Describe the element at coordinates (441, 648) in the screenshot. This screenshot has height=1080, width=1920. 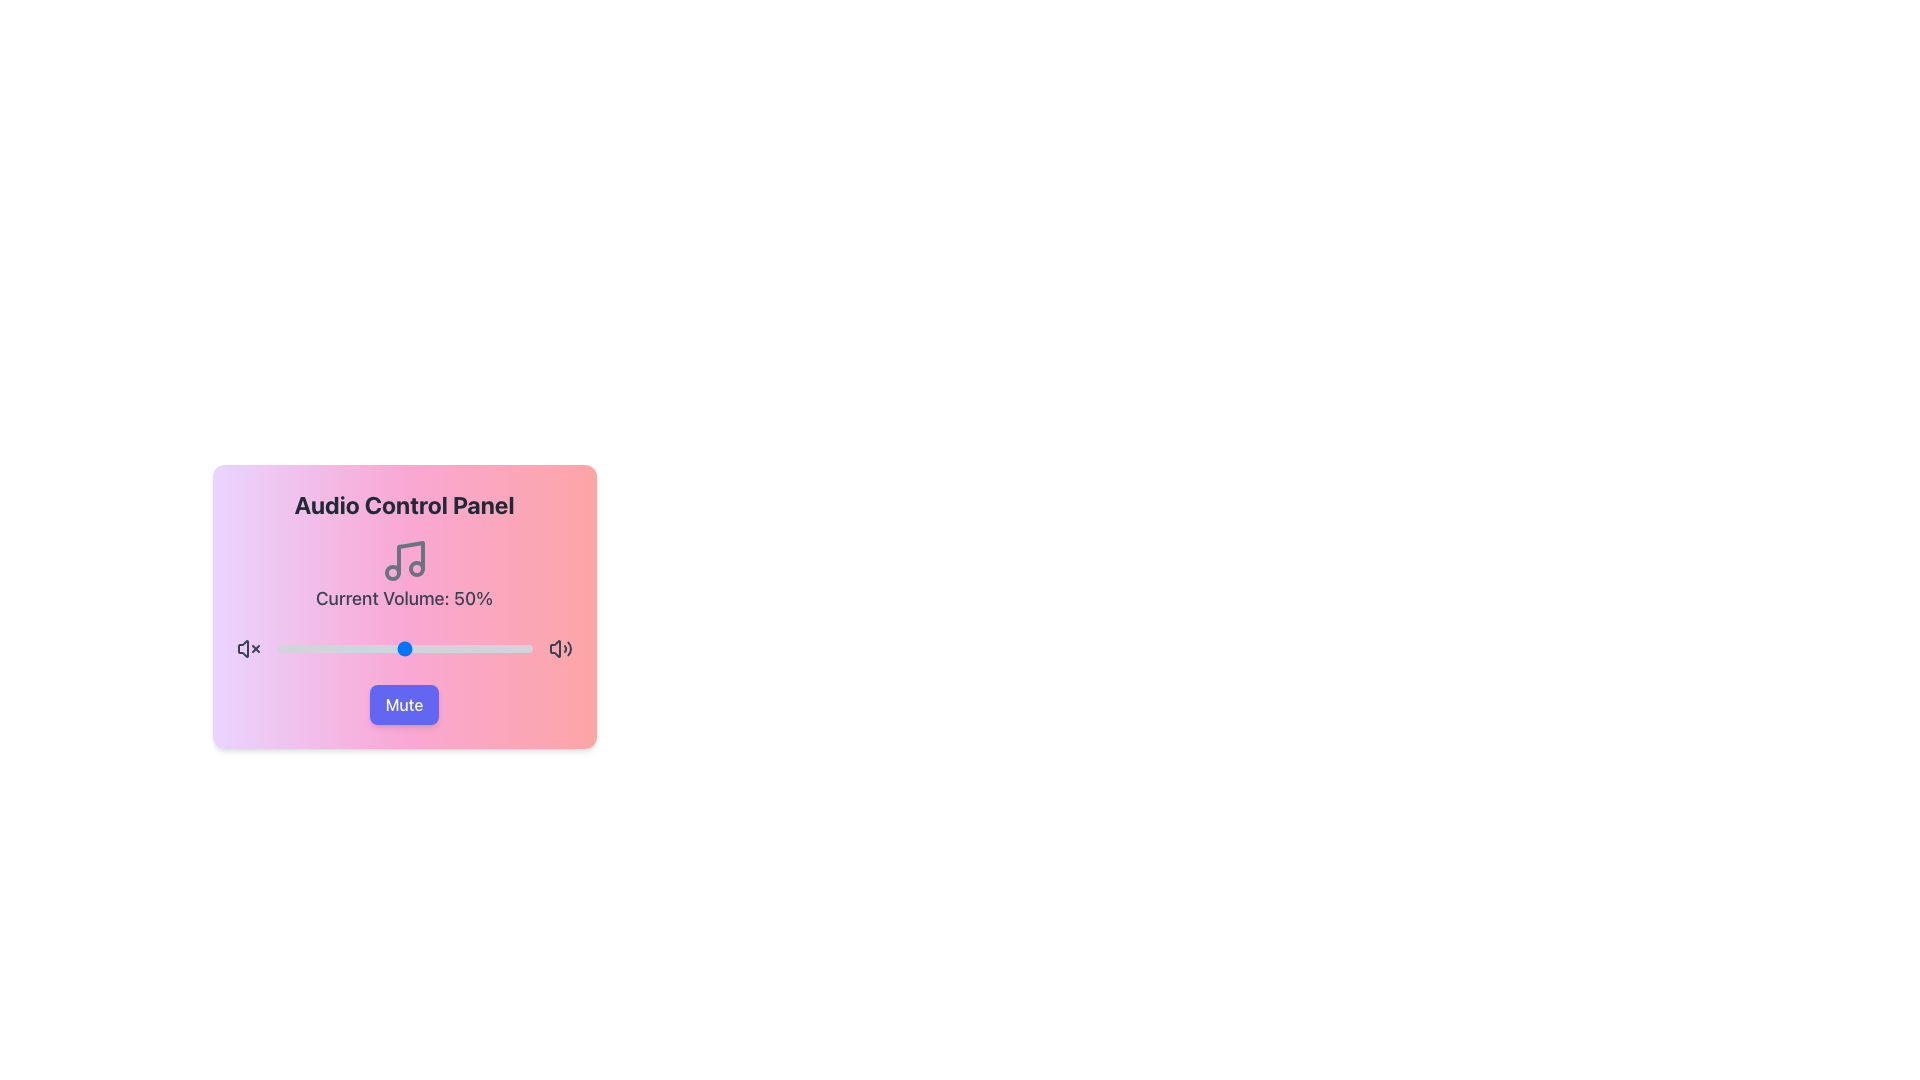
I see `the volume` at that location.